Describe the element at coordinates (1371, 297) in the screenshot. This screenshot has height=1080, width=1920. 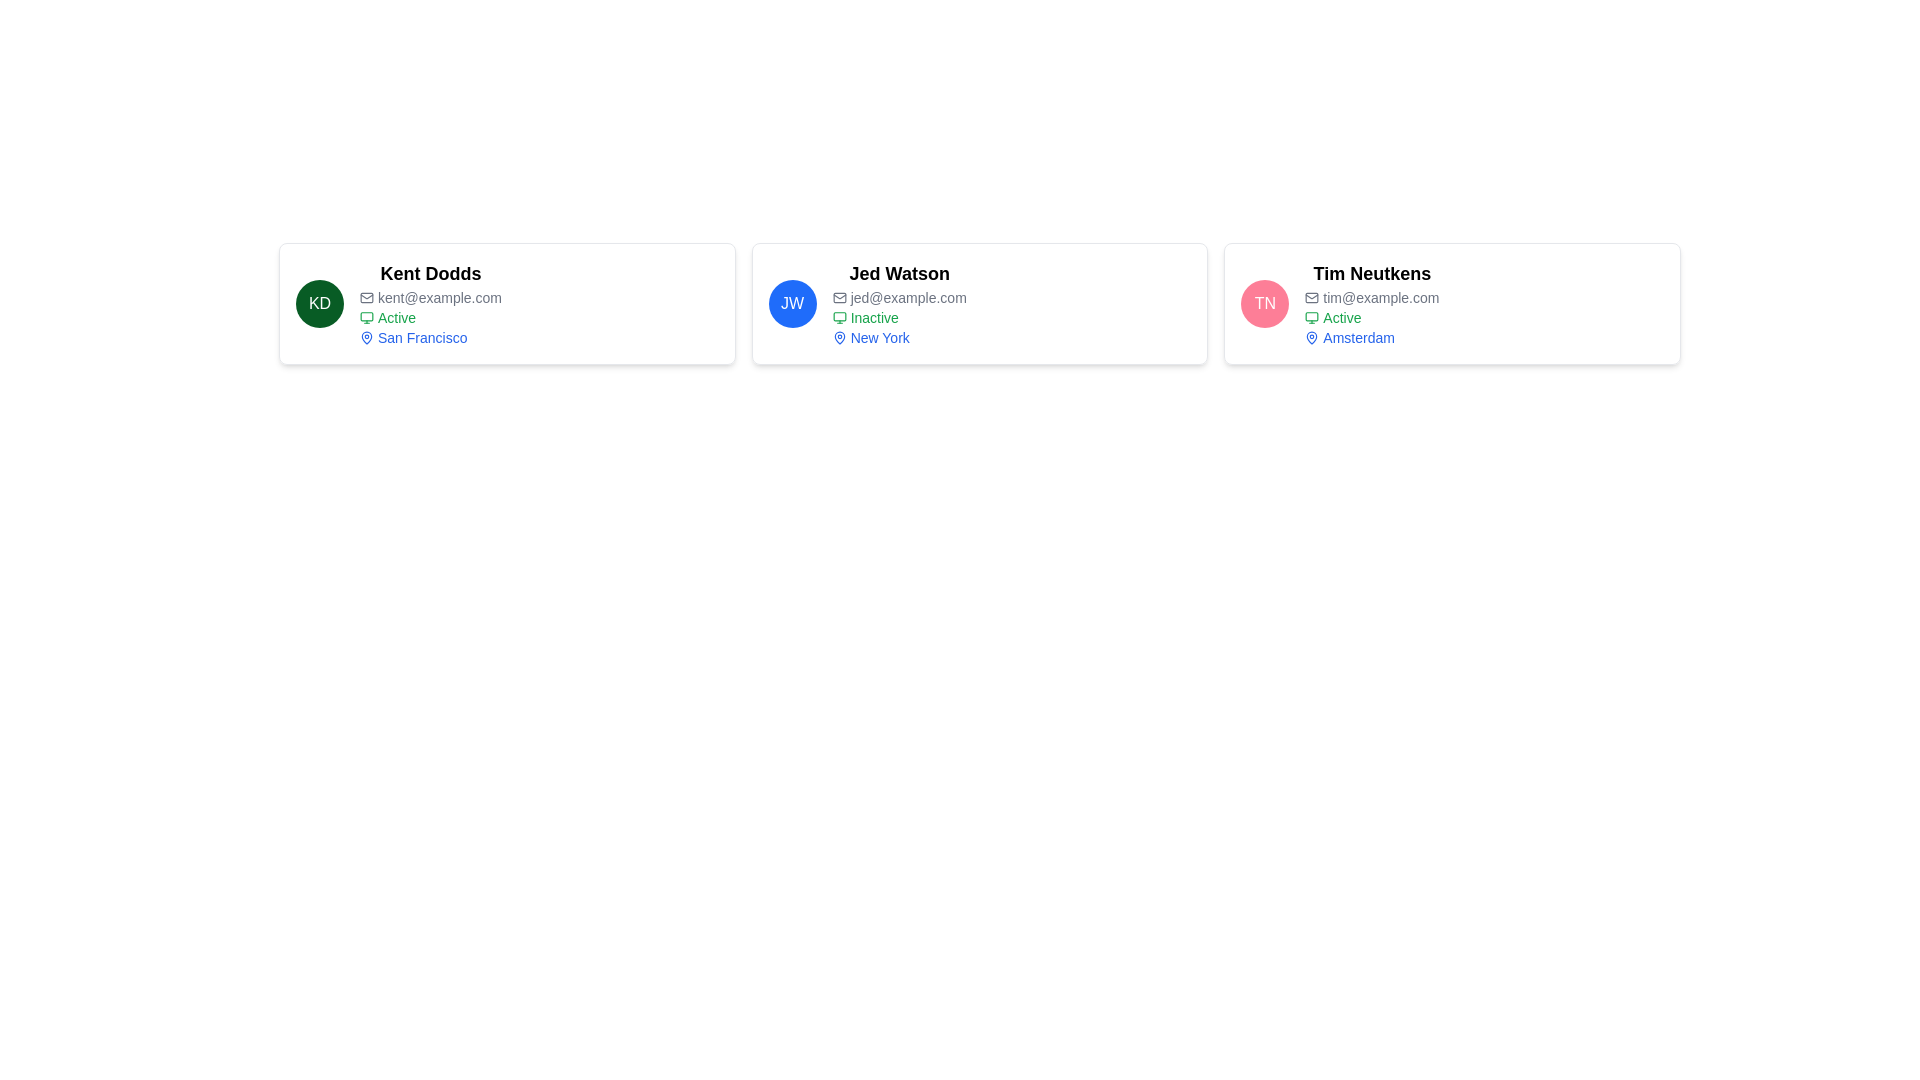
I see `the text display element showing the email address 'tim@example.com'` at that location.